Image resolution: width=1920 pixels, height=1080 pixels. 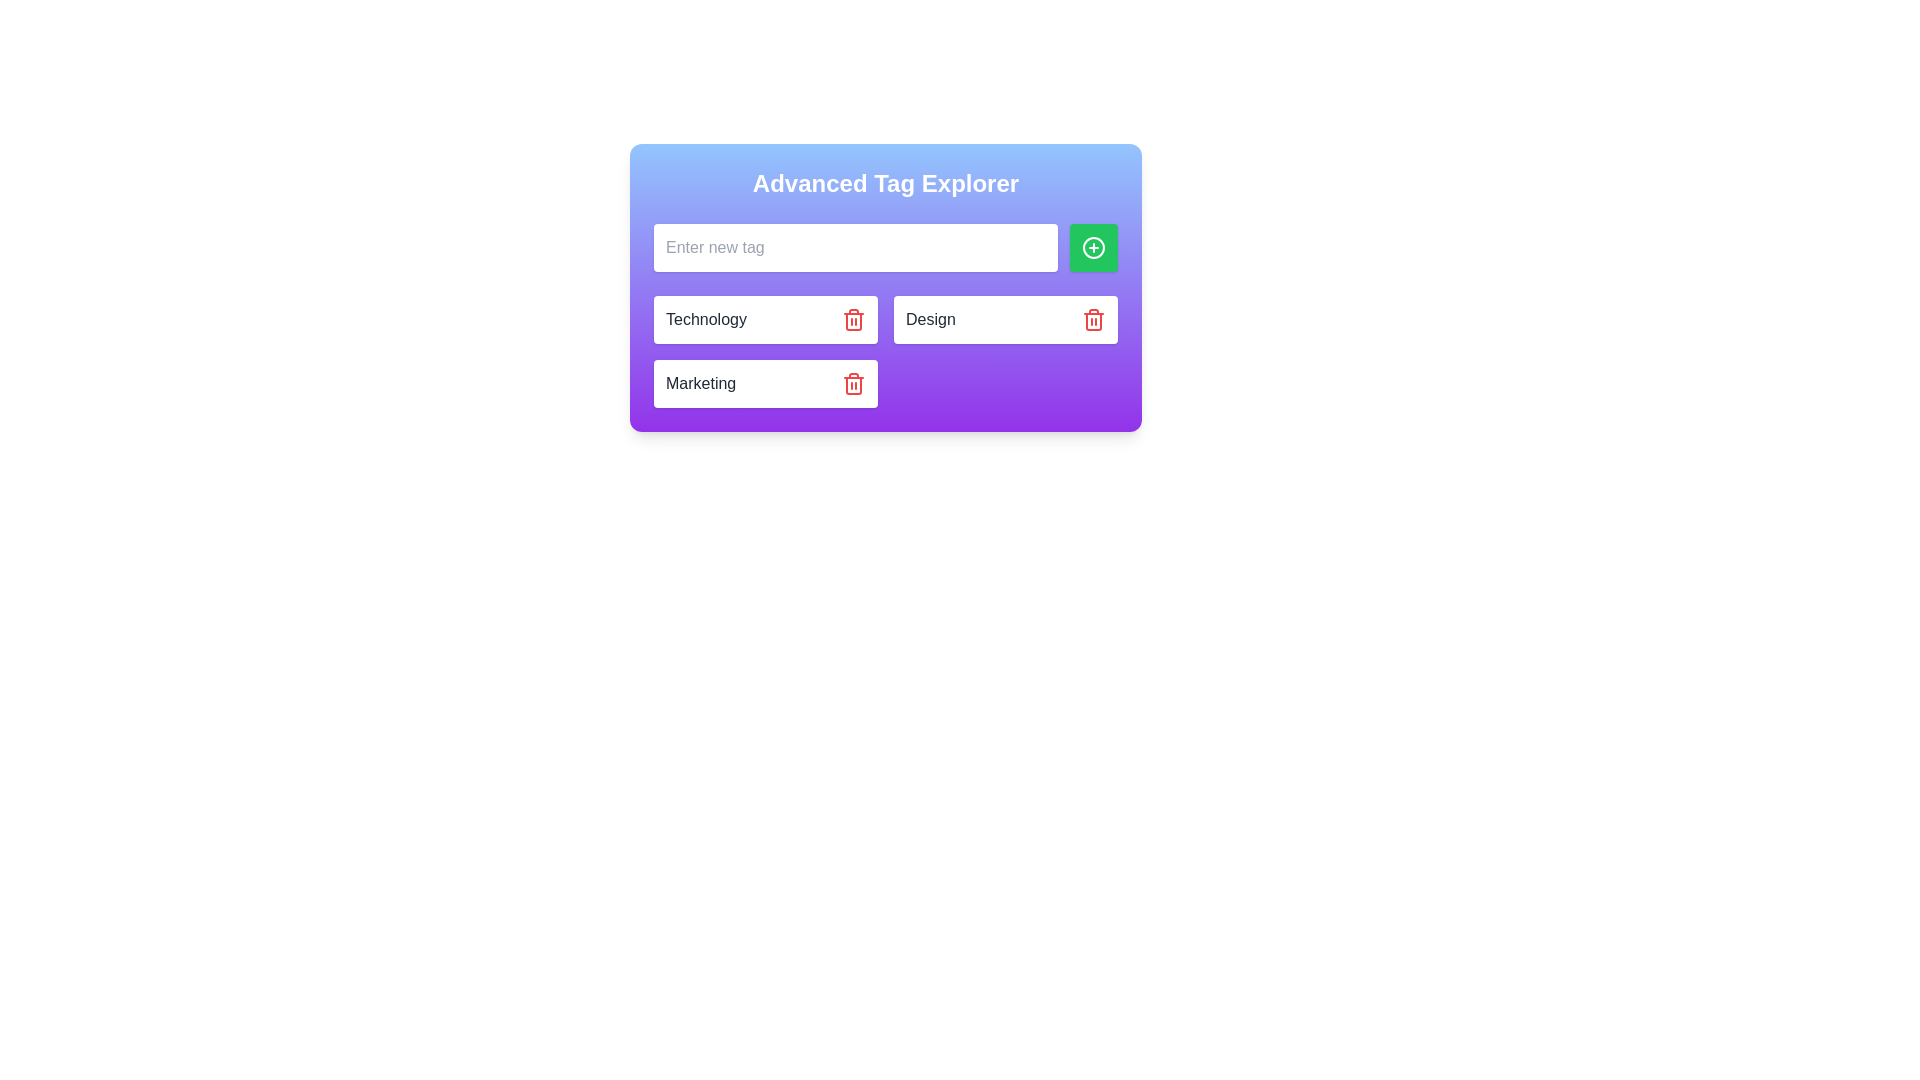 What do you see at coordinates (885, 350) in the screenshot?
I see `the grid layout containing the items 'Technology', 'Design', and 'Marketing' to interact with its content` at bounding box center [885, 350].